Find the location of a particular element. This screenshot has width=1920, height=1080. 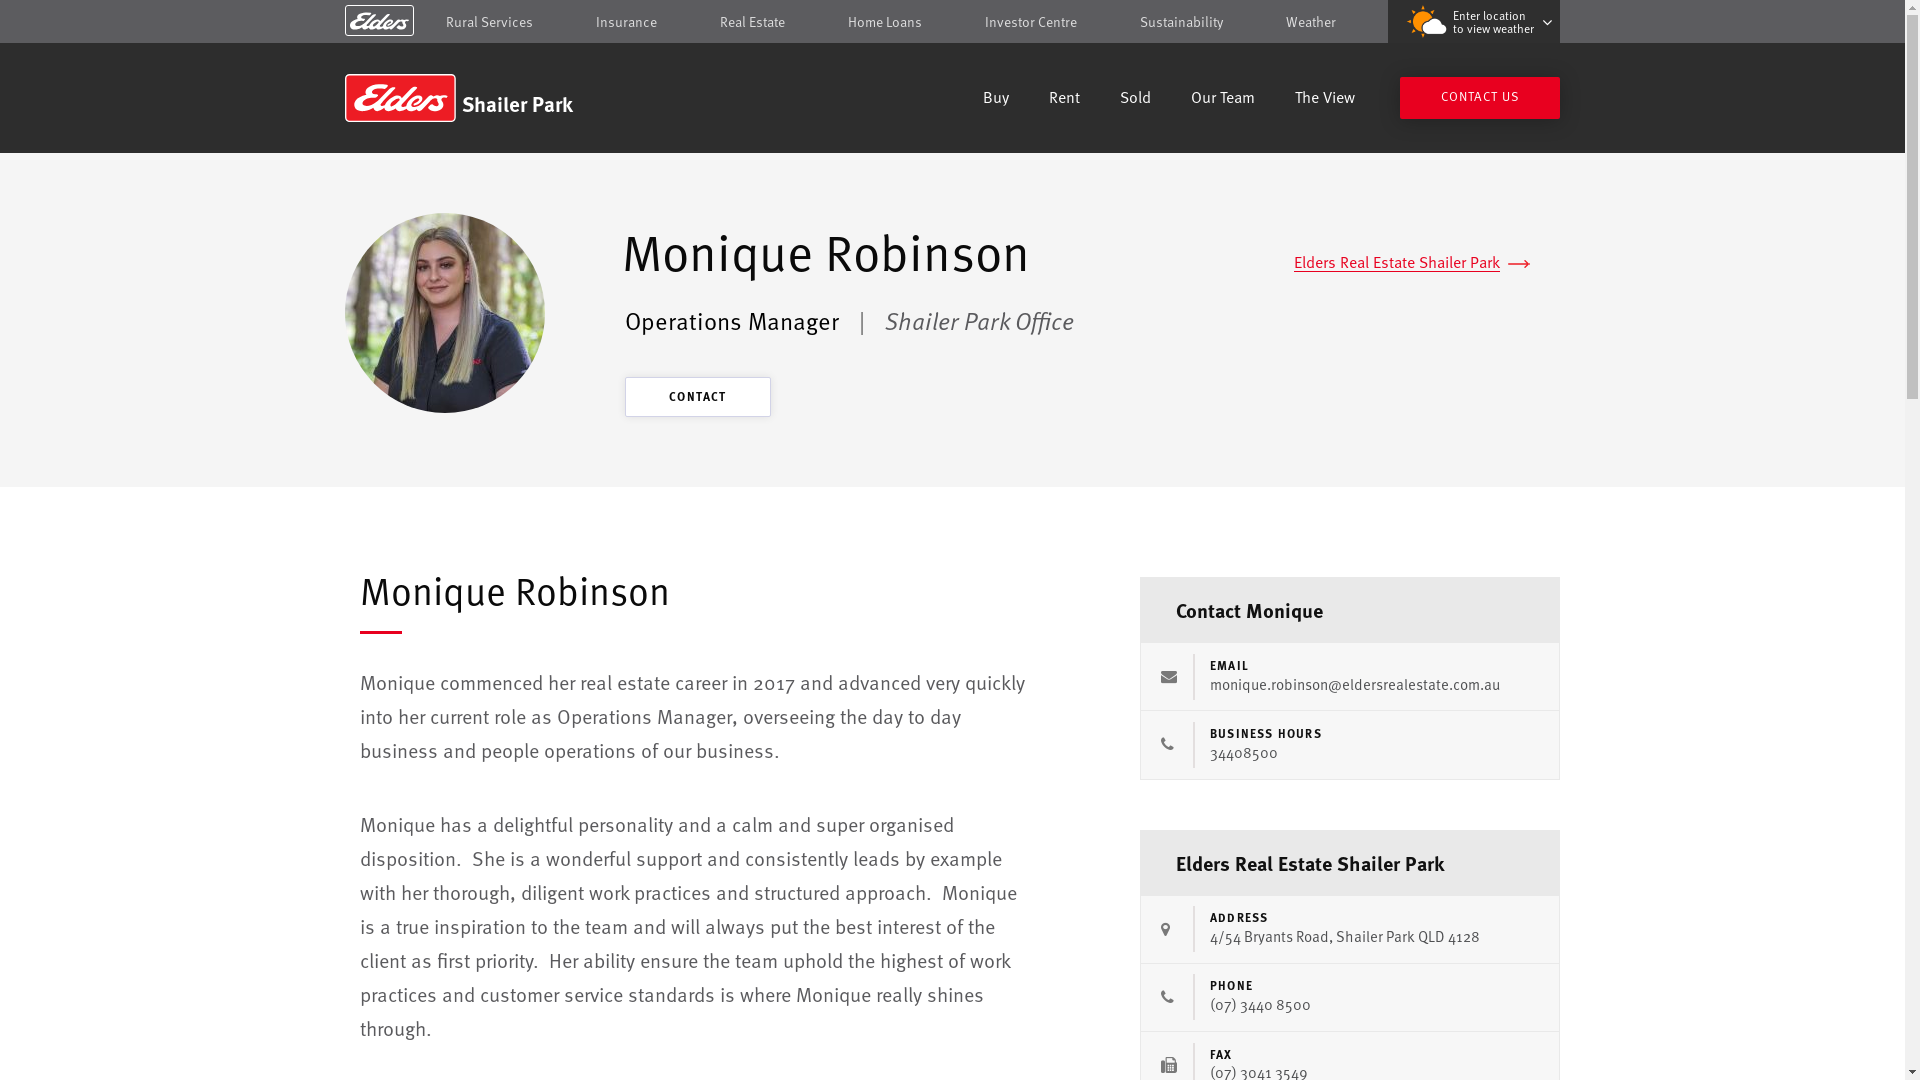

'Investor Centre' is located at coordinates (1031, 21).